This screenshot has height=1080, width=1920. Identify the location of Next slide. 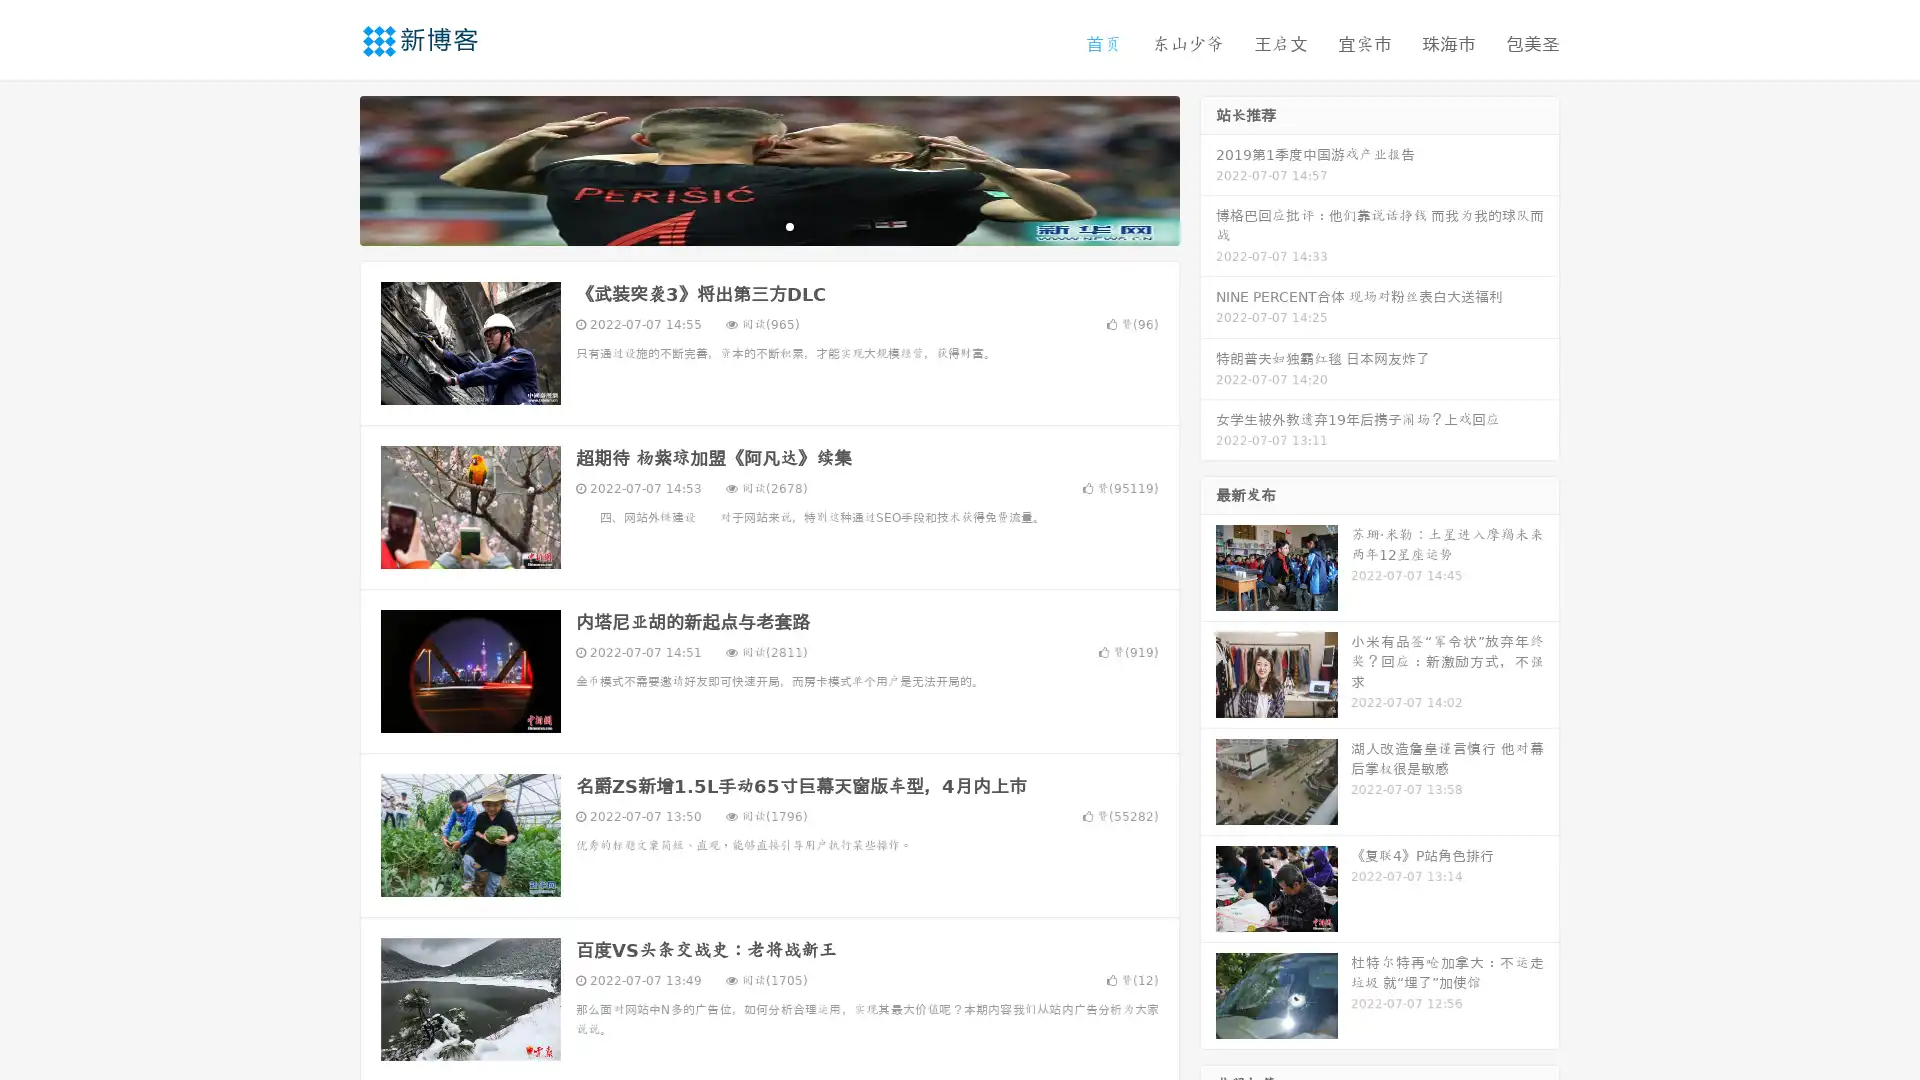
(1208, 168).